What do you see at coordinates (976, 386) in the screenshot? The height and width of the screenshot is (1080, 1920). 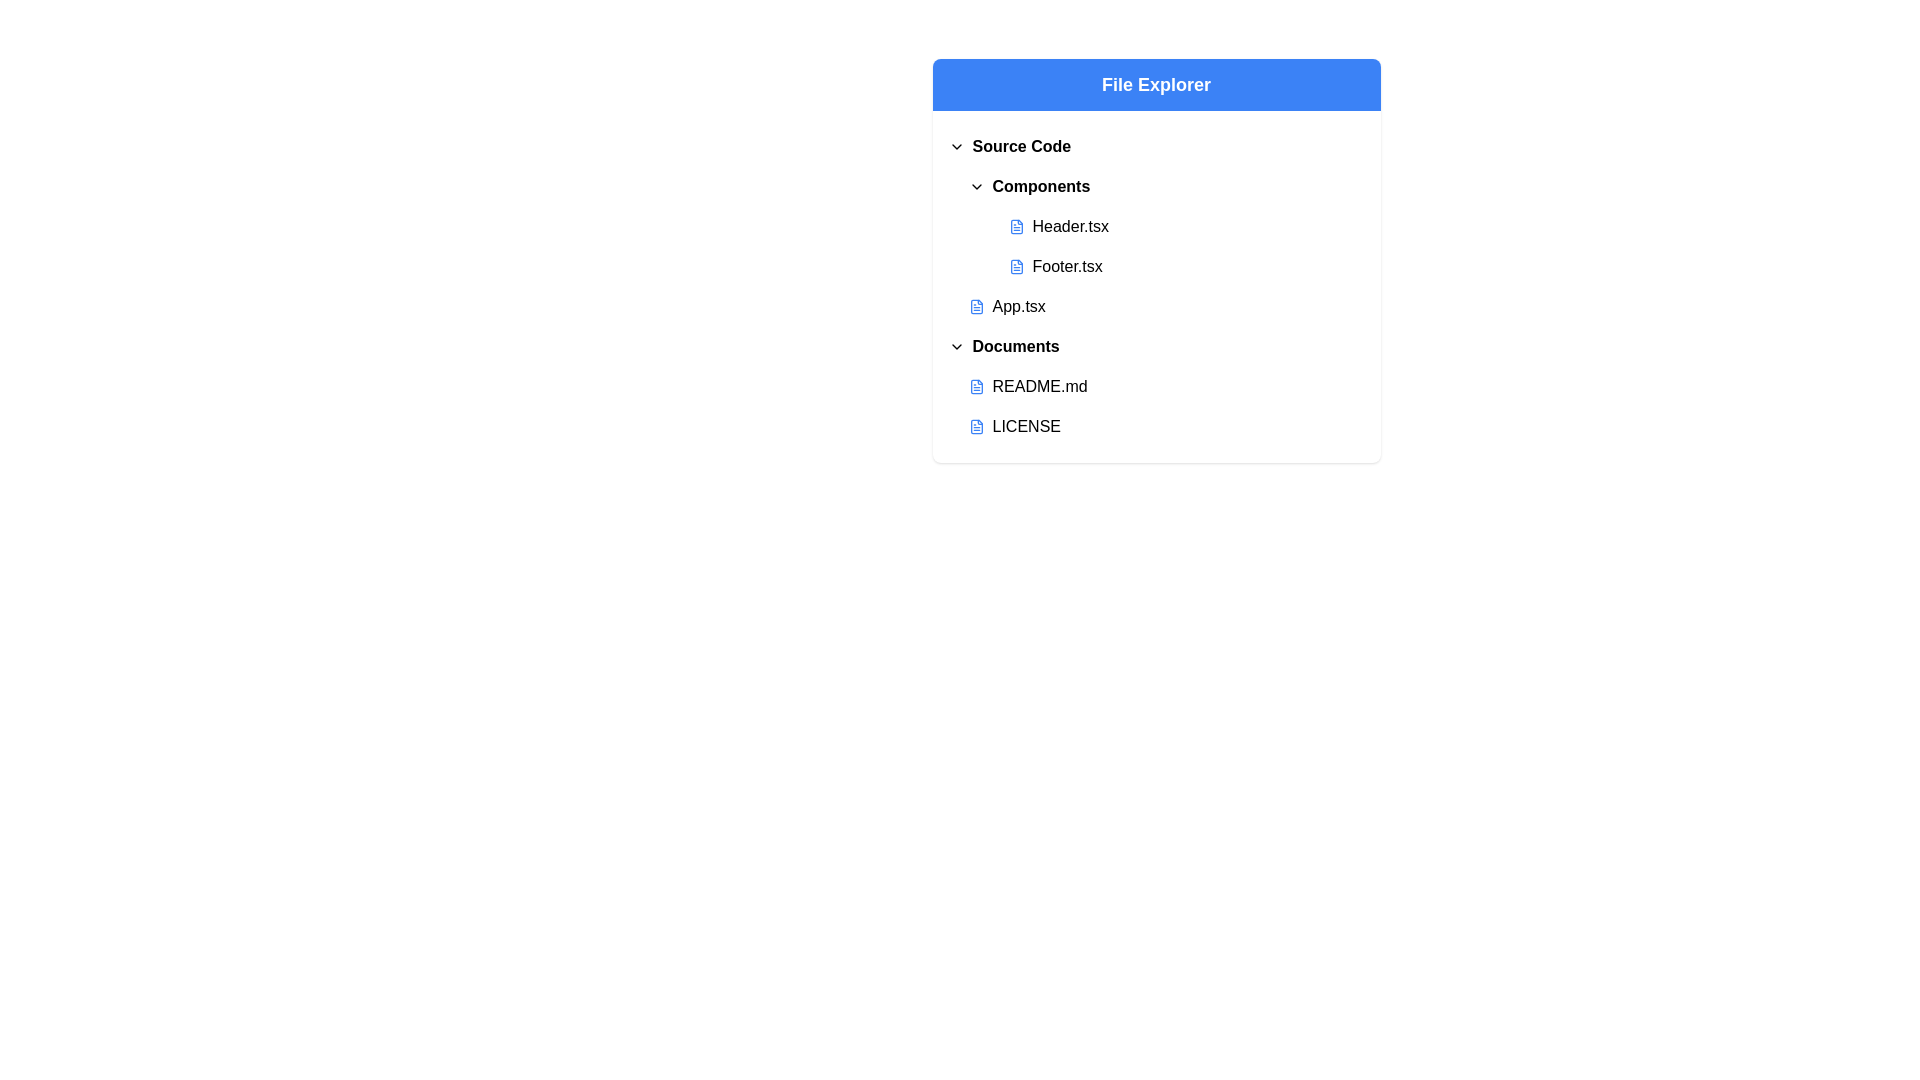 I see `the SVG icon that visually denotes a file document, located near the left edge of the 'README.md' list item in the 'Documents' section of the 'File Explorer' component` at bounding box center [976, 386].